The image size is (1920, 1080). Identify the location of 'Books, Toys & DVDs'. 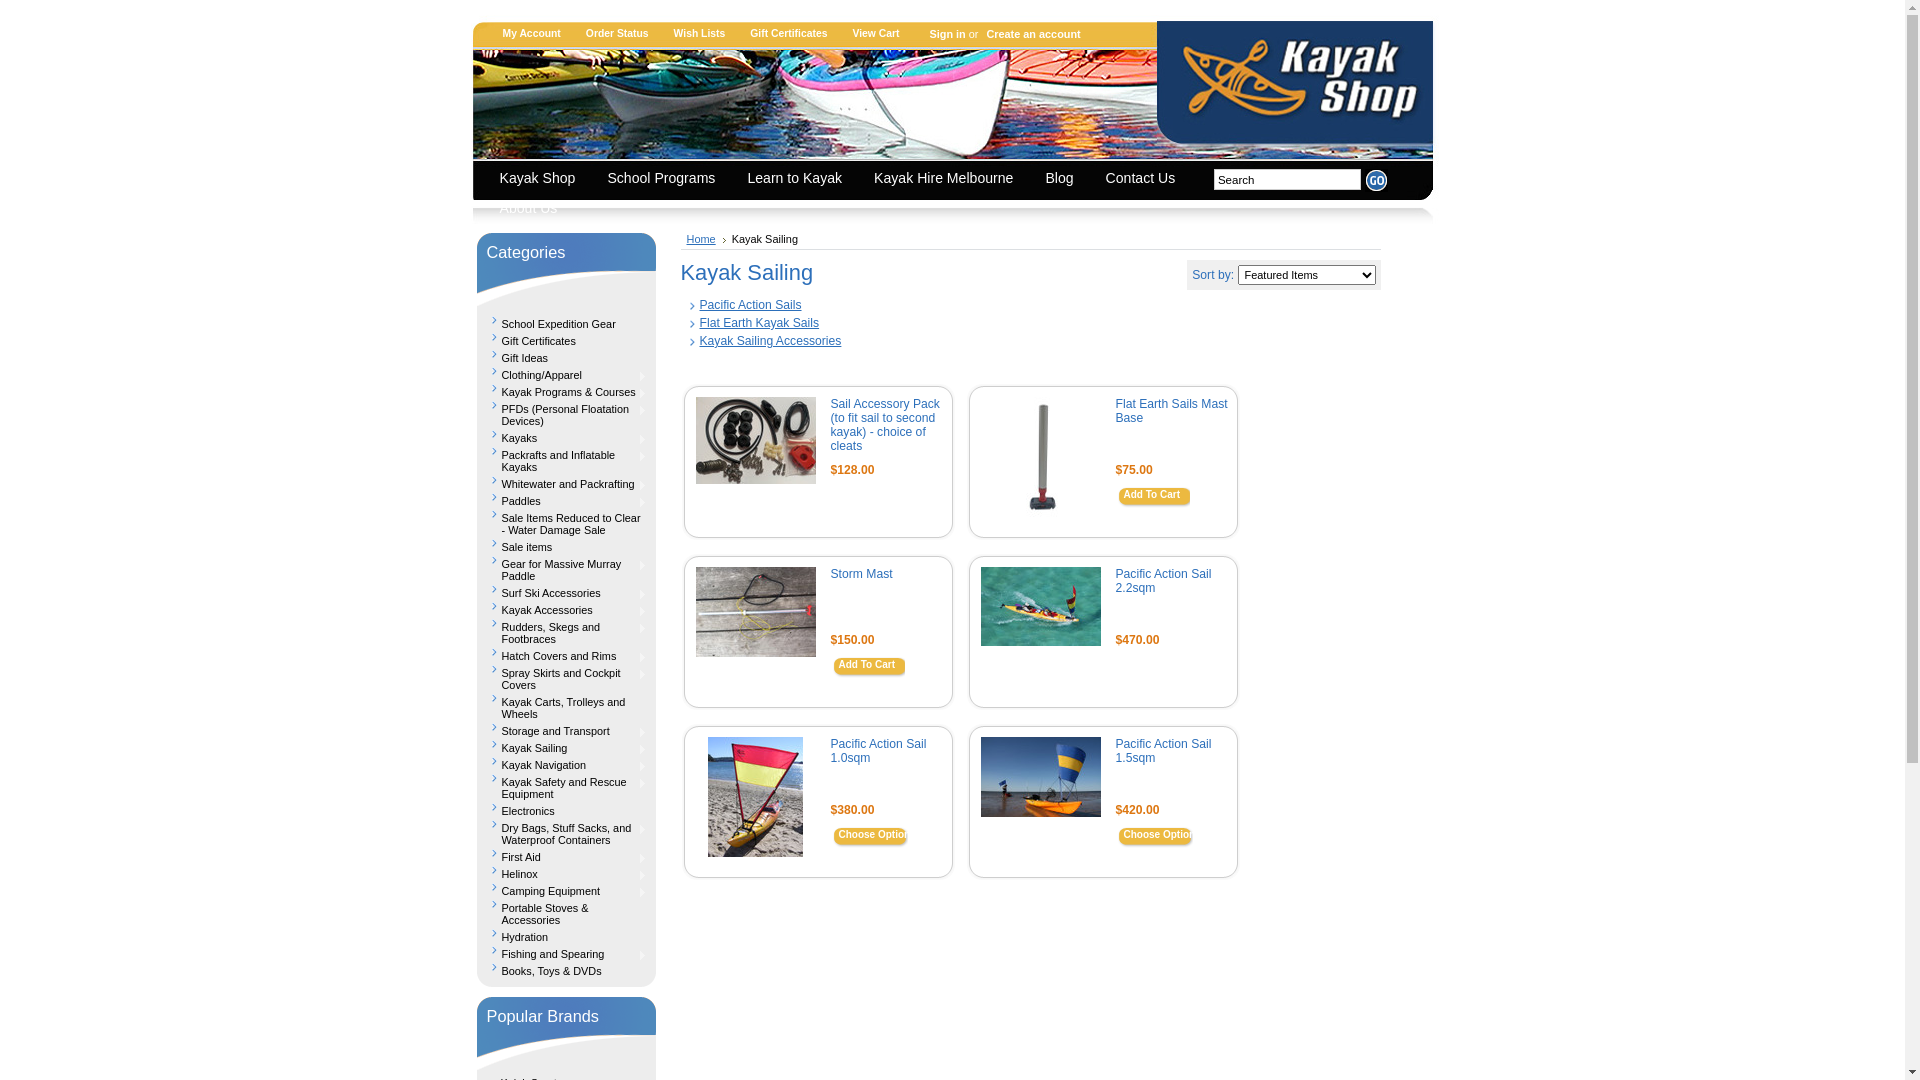
(564, 967).